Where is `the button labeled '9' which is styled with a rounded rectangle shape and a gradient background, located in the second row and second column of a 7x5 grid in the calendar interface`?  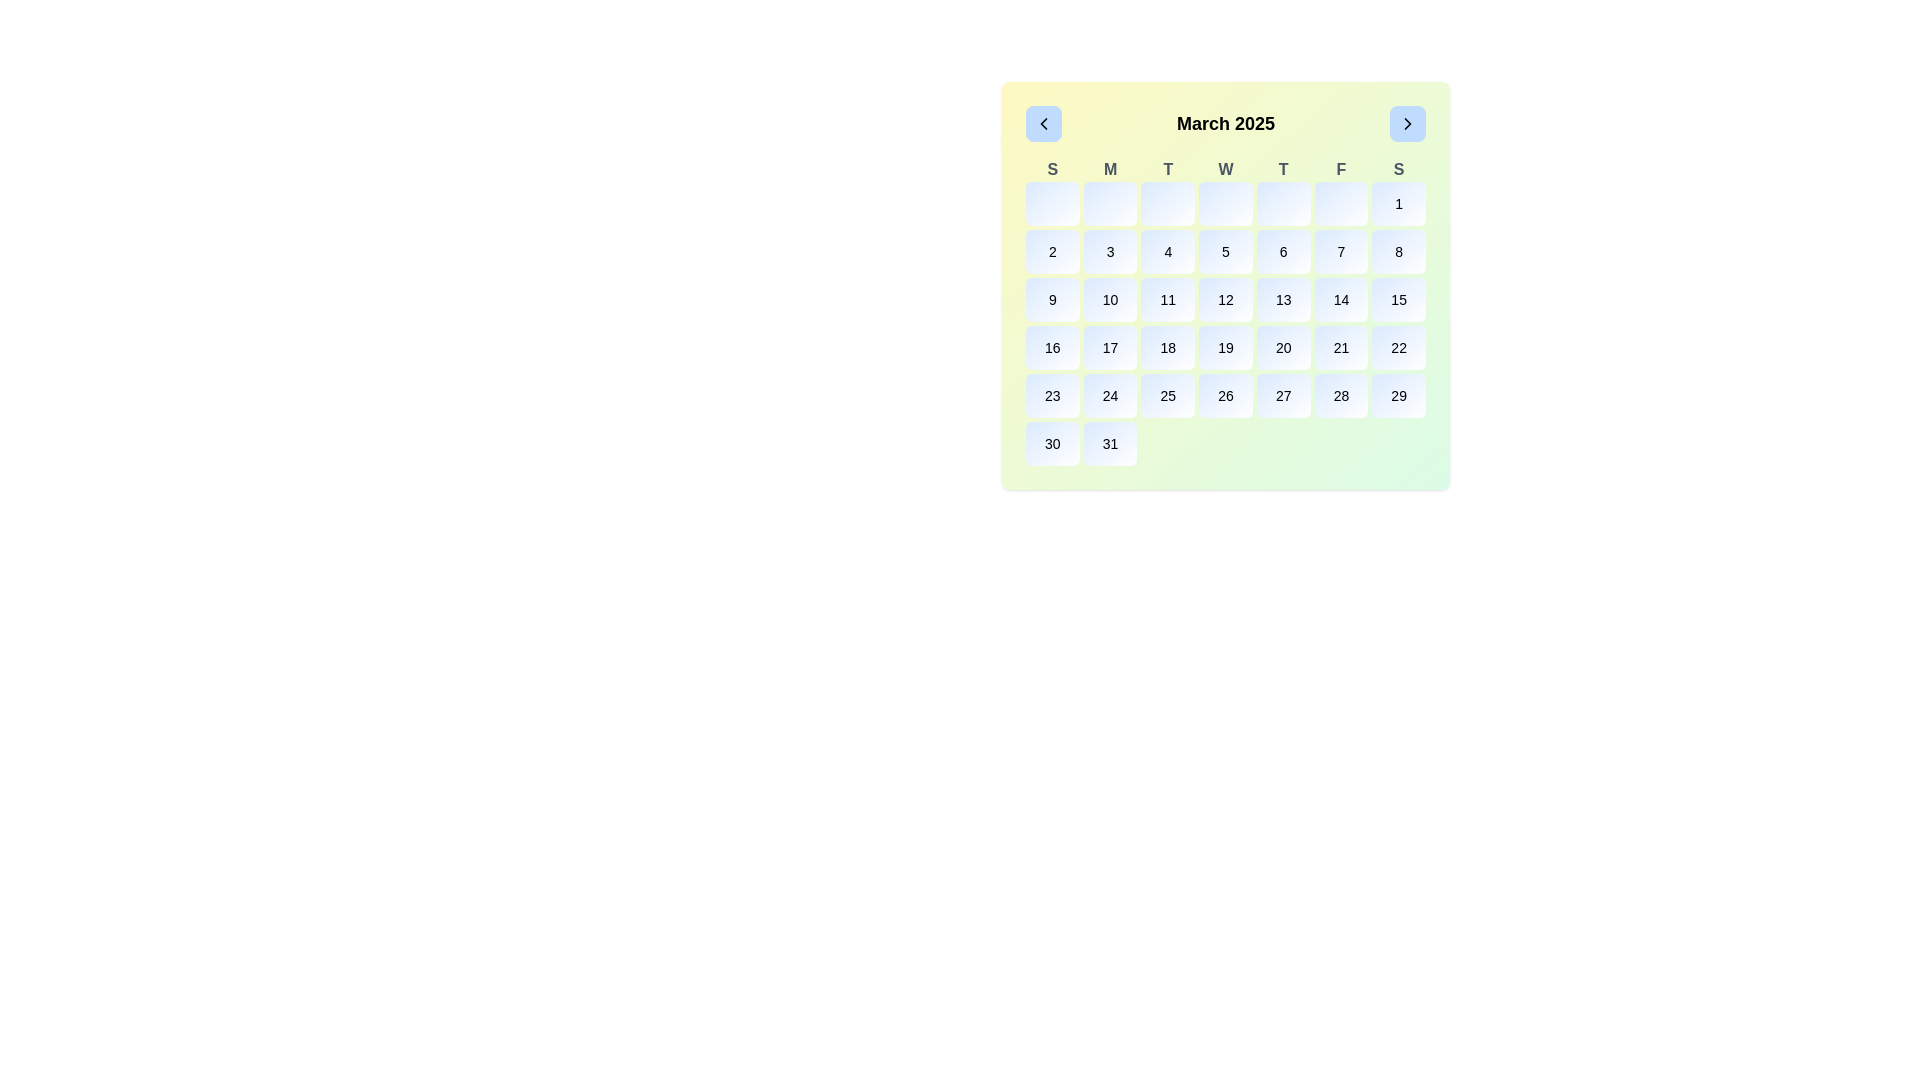 the button labeled '9' which is styled with a rounded rectangle shape and a gradient background, located in the second row and second column of a 7x5 grid in the calendar interface is located at coordinates (1051, 300).